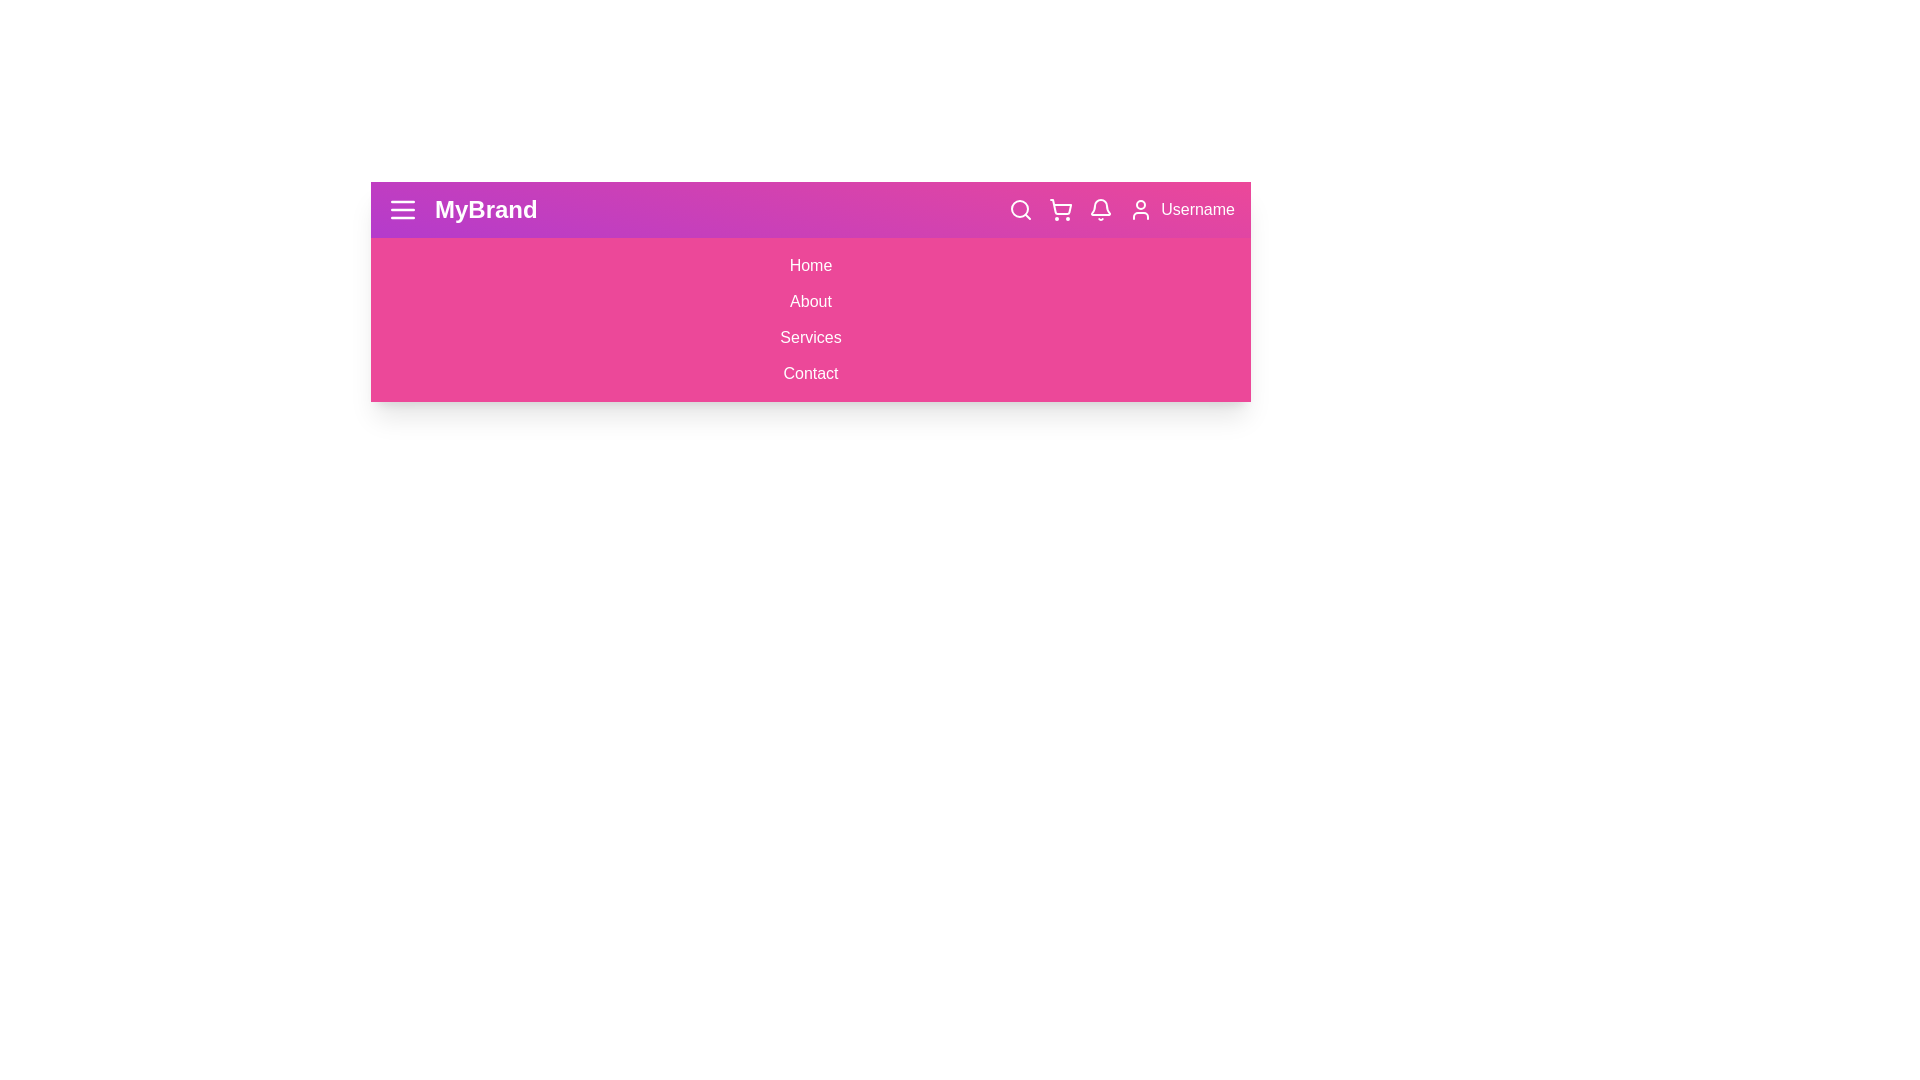 The width and height of the screenshot is (1920, 1080). What do you see at coordinates (1059, 209) in the screenshot?
I see `the shopping cart icon to access the shopping cart` at bounding box center [1059, 209].